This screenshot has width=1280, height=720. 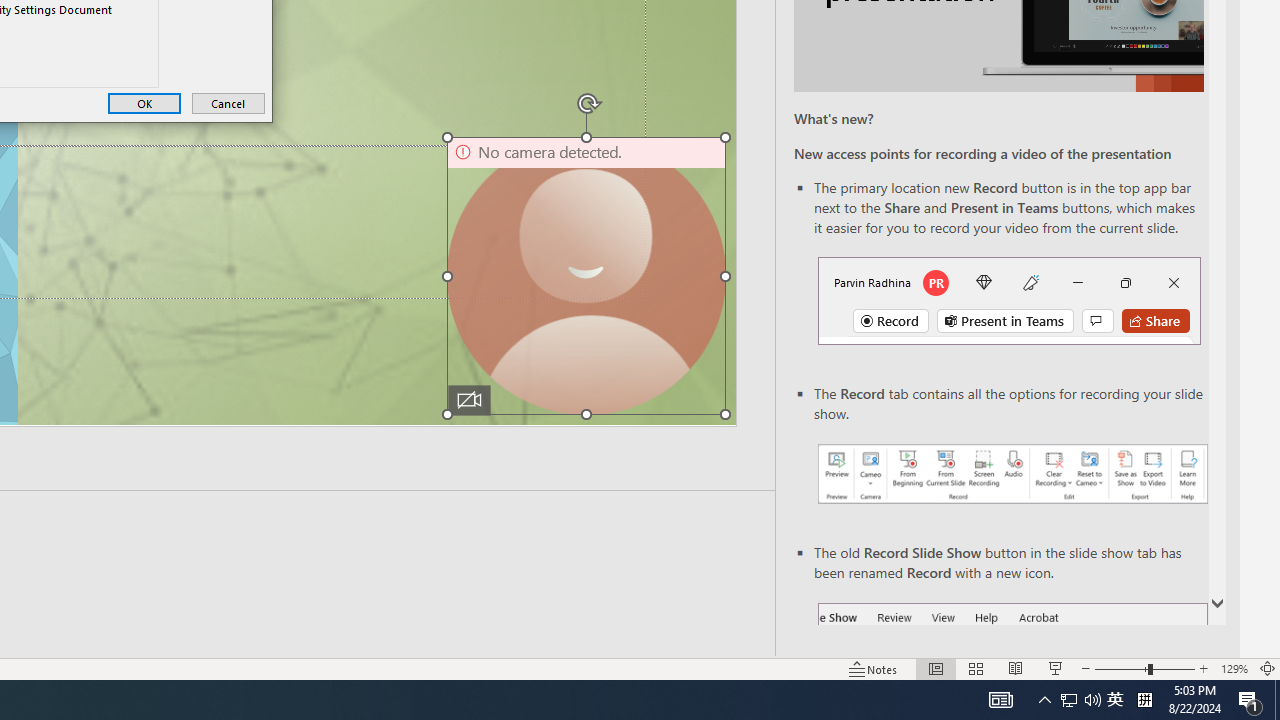 What do you see at coordinates (143, 103) in the screenshot?
I see `'OK'` at bounding box center [143, 103].